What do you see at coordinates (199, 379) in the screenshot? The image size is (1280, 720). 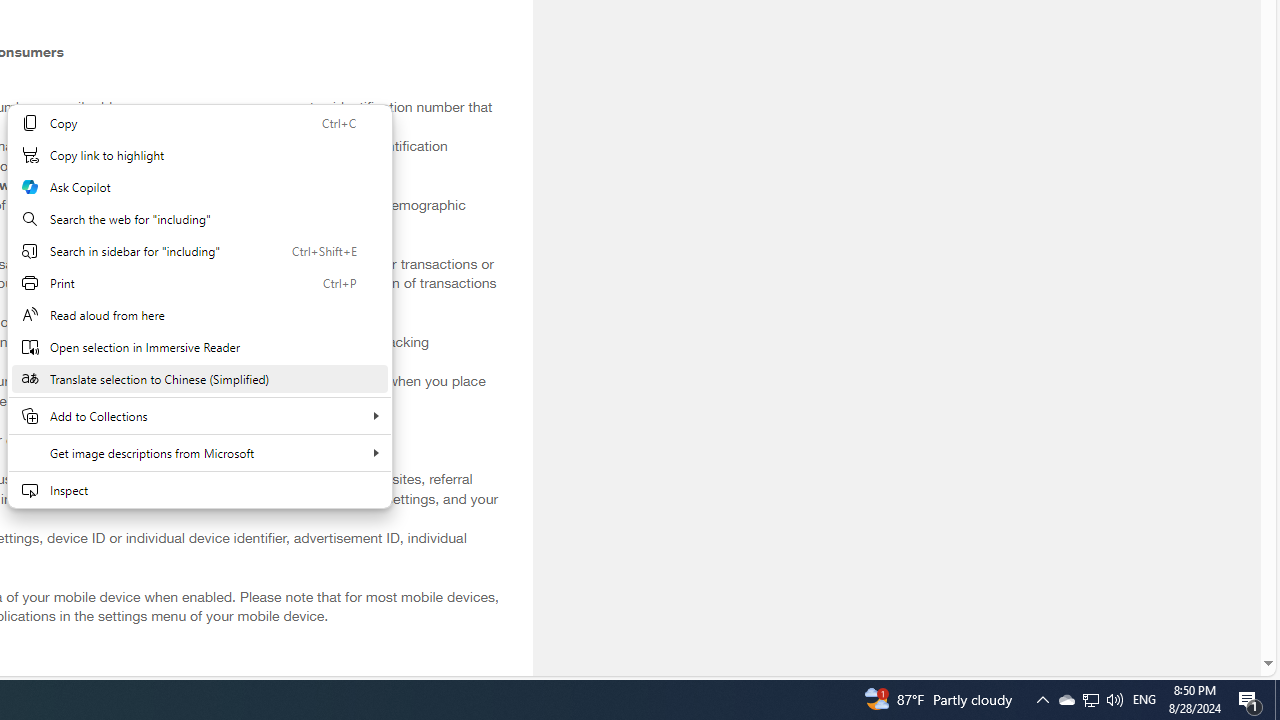 I see `'Translate selection to Chinese (Simplified)'` at bounding box center [199, 379].